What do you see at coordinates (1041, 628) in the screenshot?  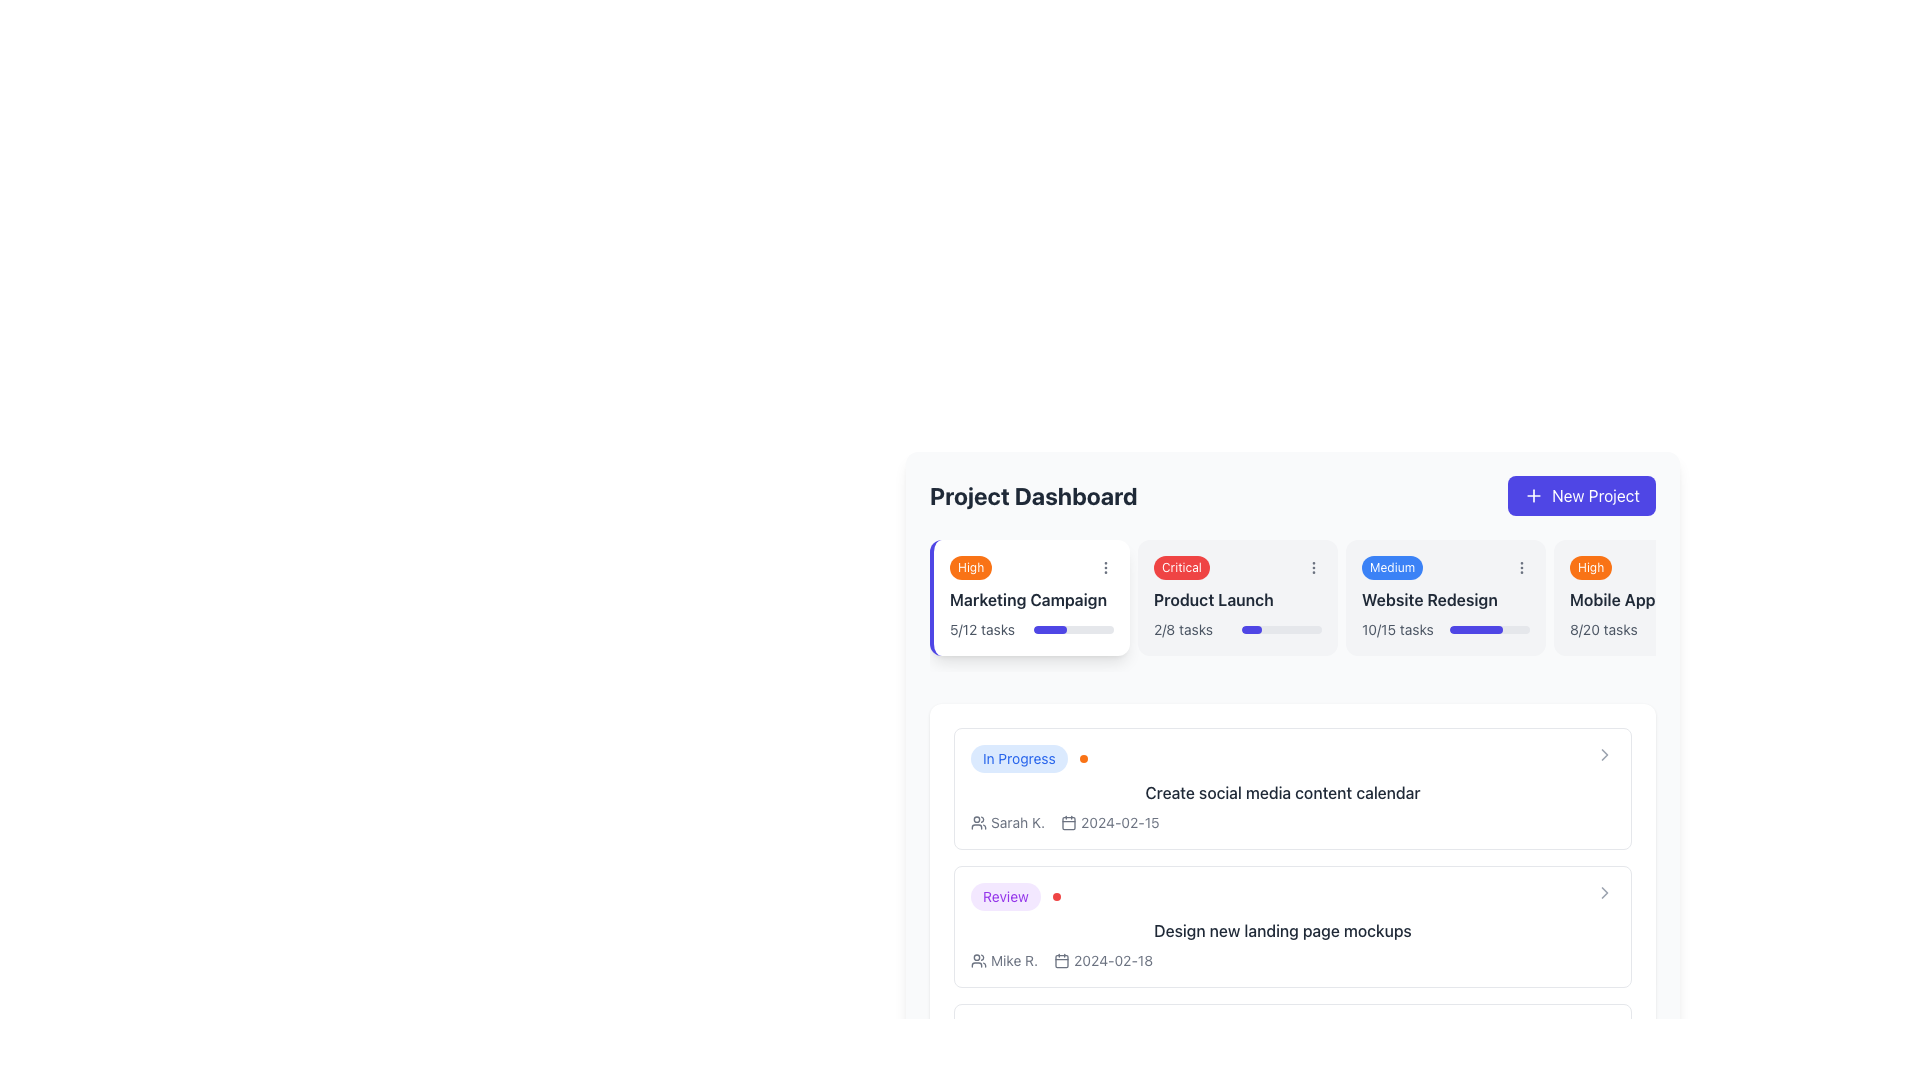 I see `progress on the bar` at bounding box center [1041, 628].